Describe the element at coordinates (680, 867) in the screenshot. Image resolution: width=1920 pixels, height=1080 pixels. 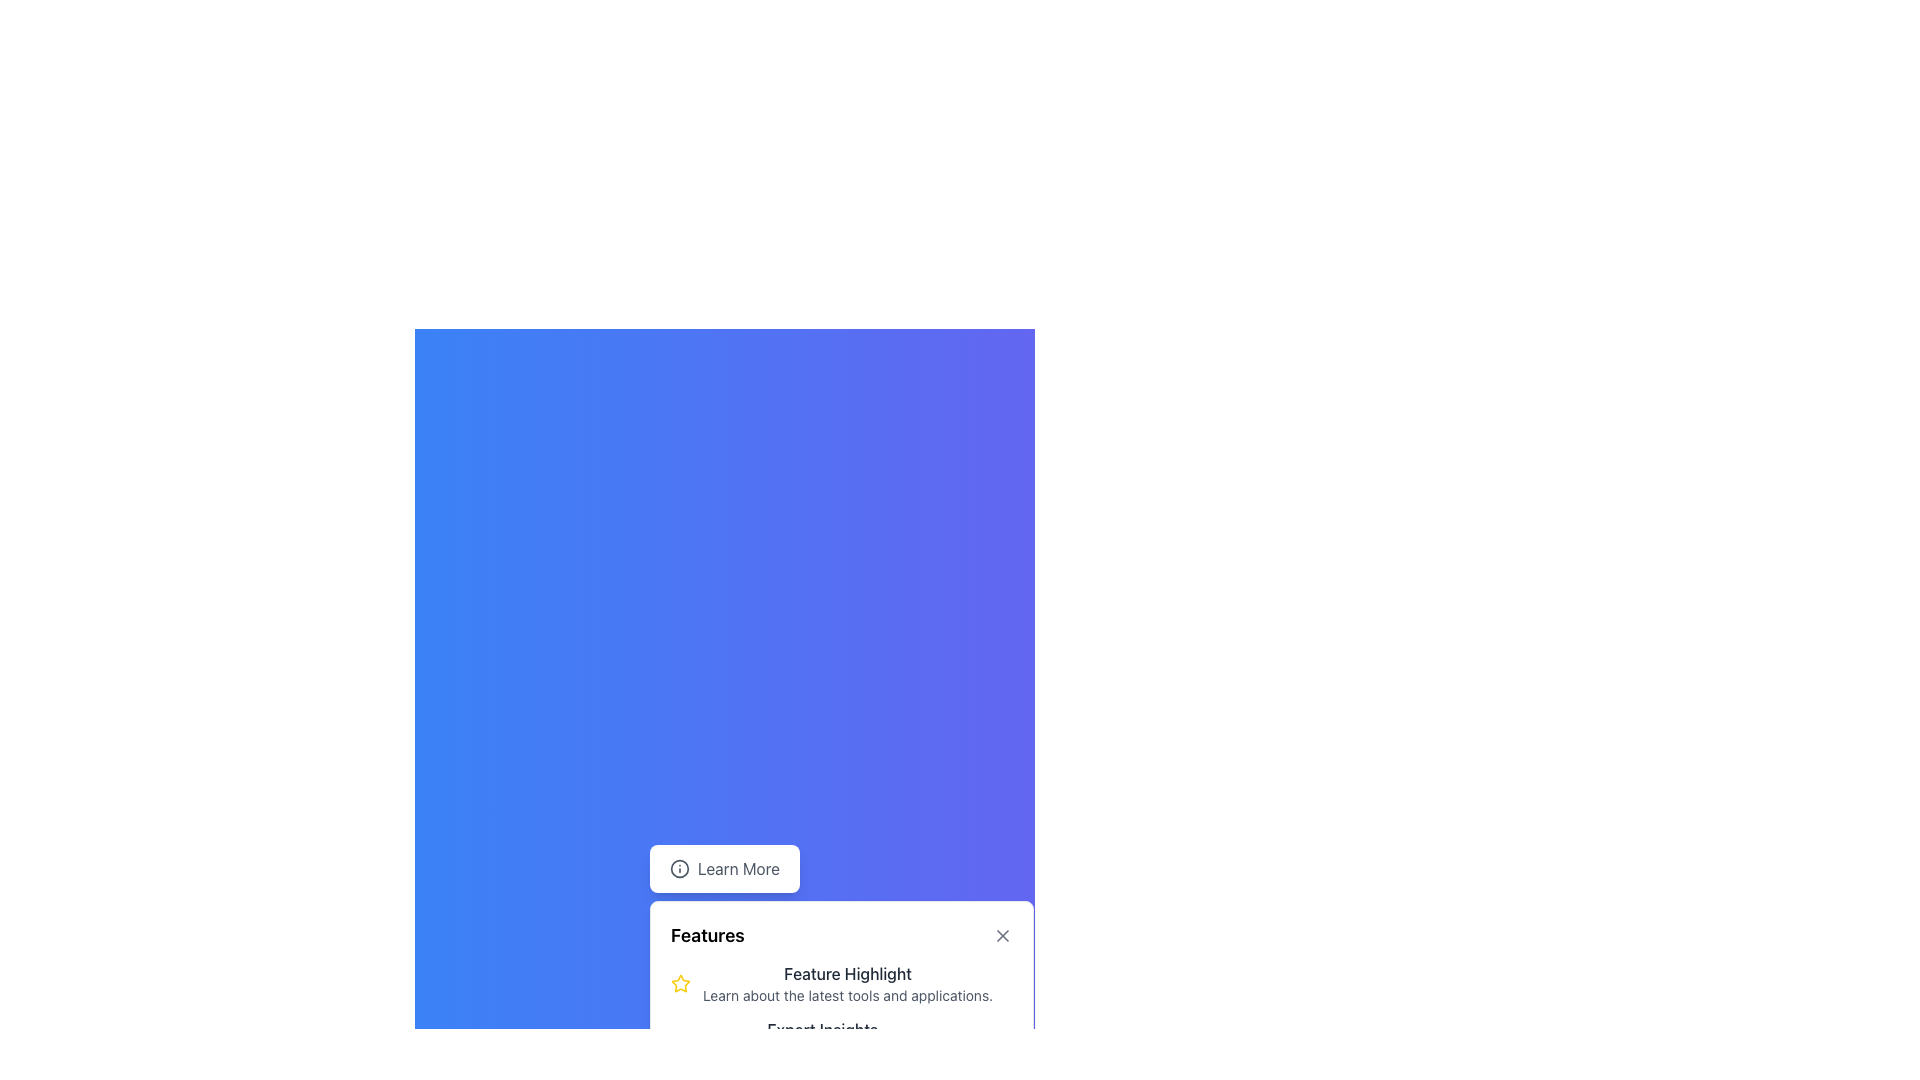
I see `the Circle SVG element that is part of an informational icon, located near interactive elements like the 'Learn More' button` at that location.